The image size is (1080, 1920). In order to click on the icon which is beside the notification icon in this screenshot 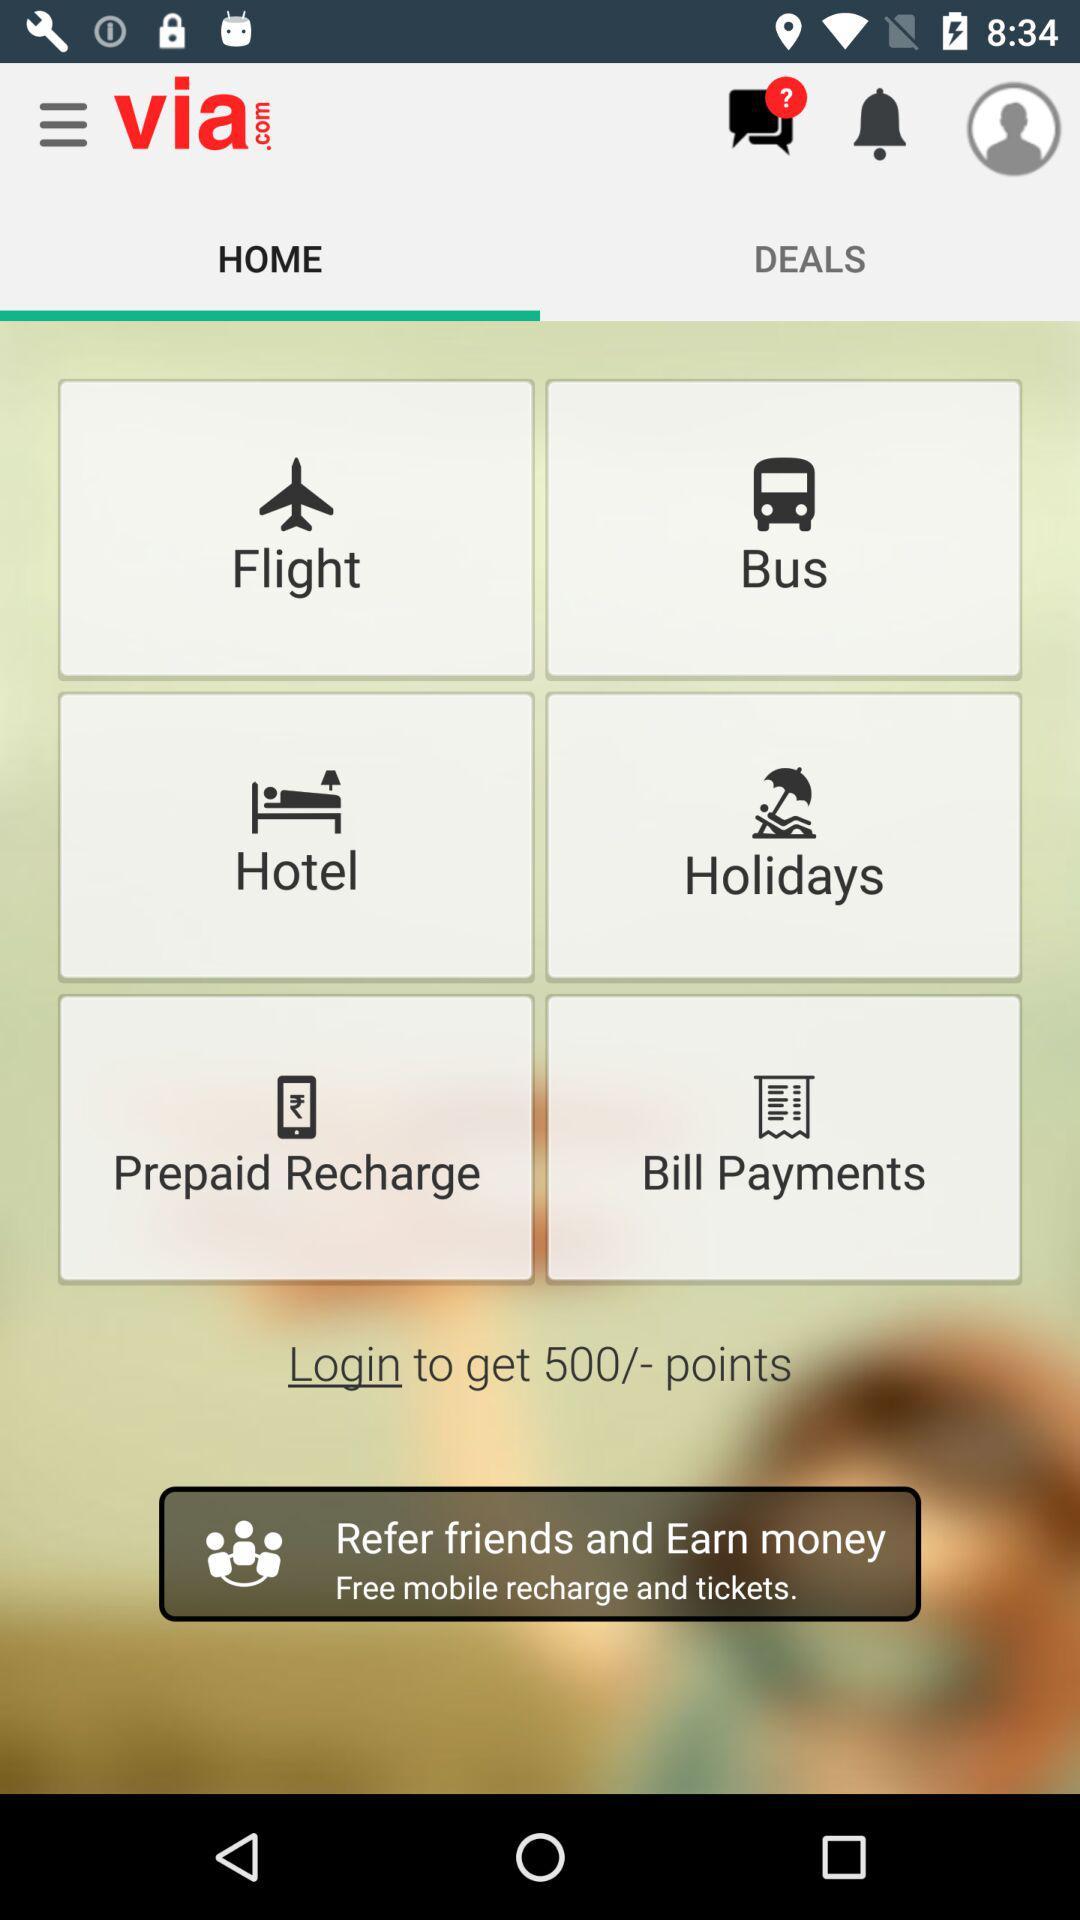, I will do `click(1010, 128)`.